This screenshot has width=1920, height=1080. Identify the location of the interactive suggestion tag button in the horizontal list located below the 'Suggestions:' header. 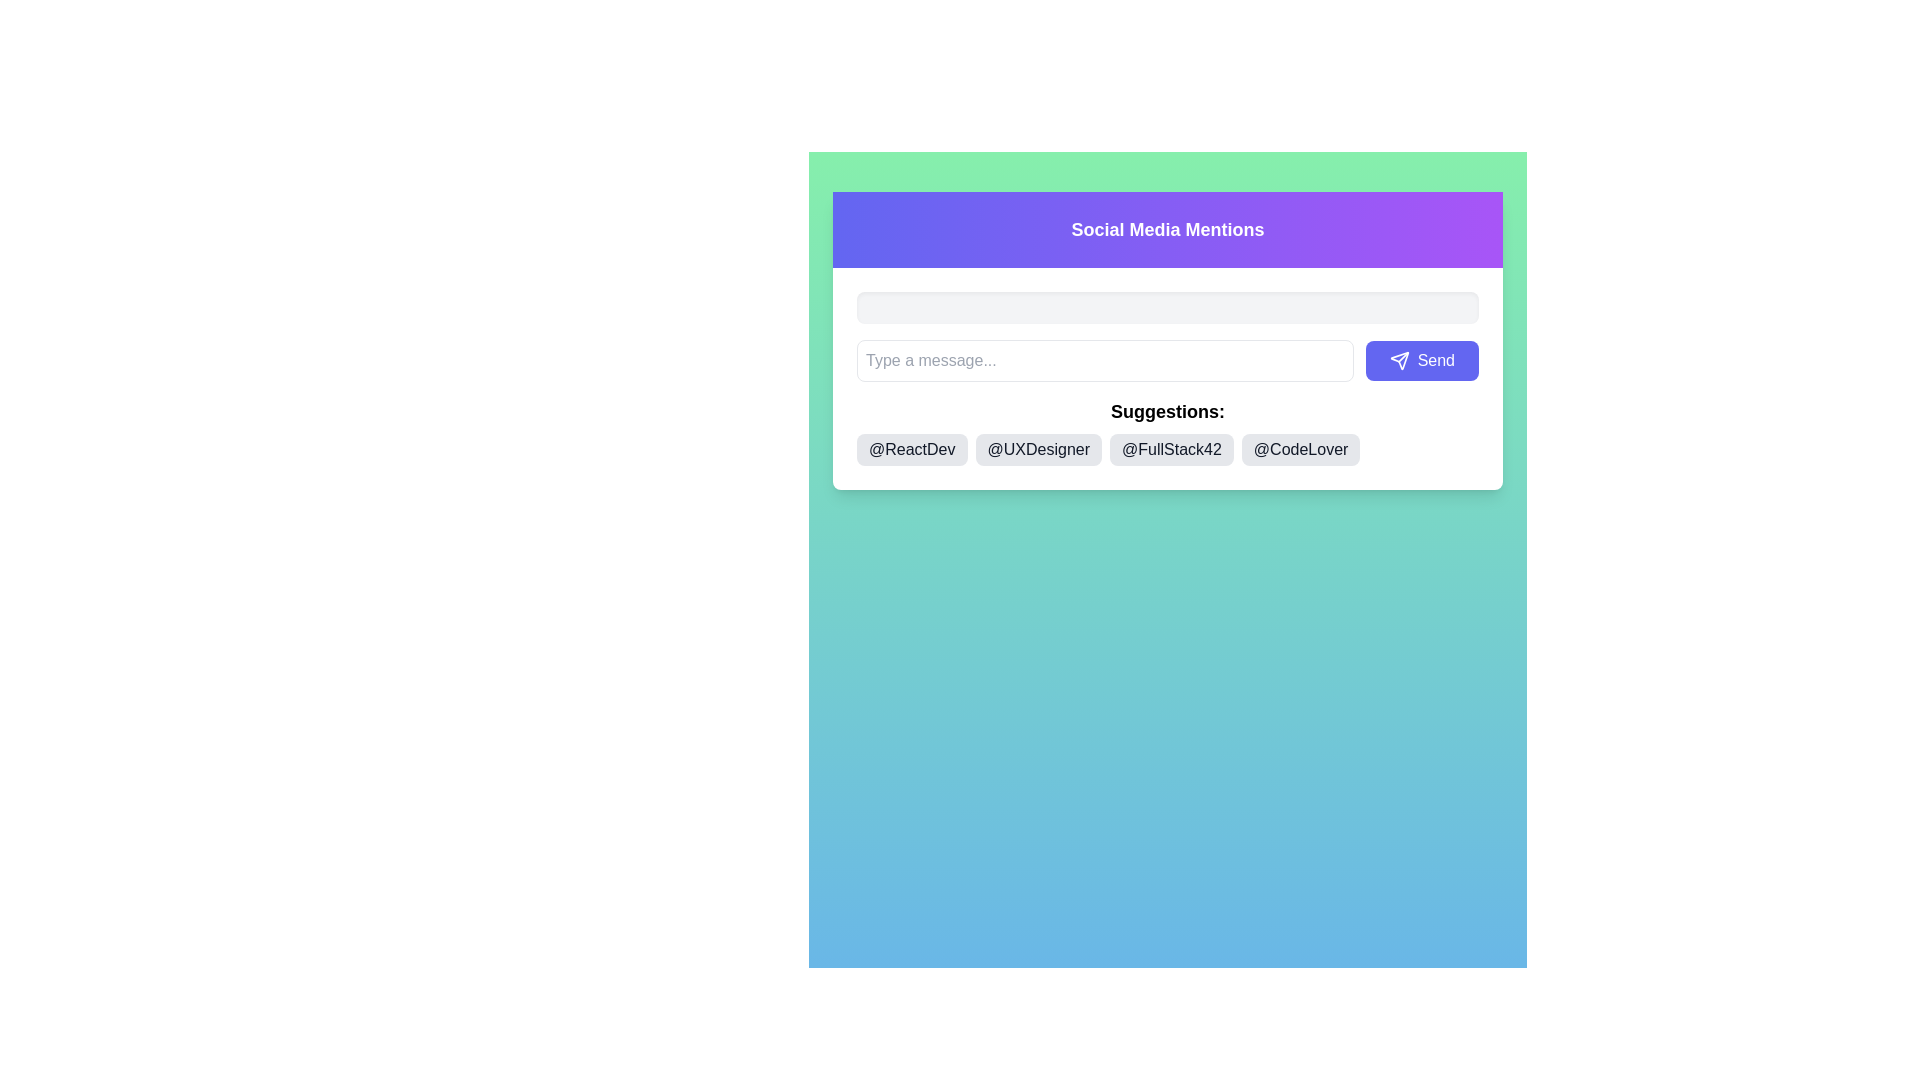
(1167, 450).